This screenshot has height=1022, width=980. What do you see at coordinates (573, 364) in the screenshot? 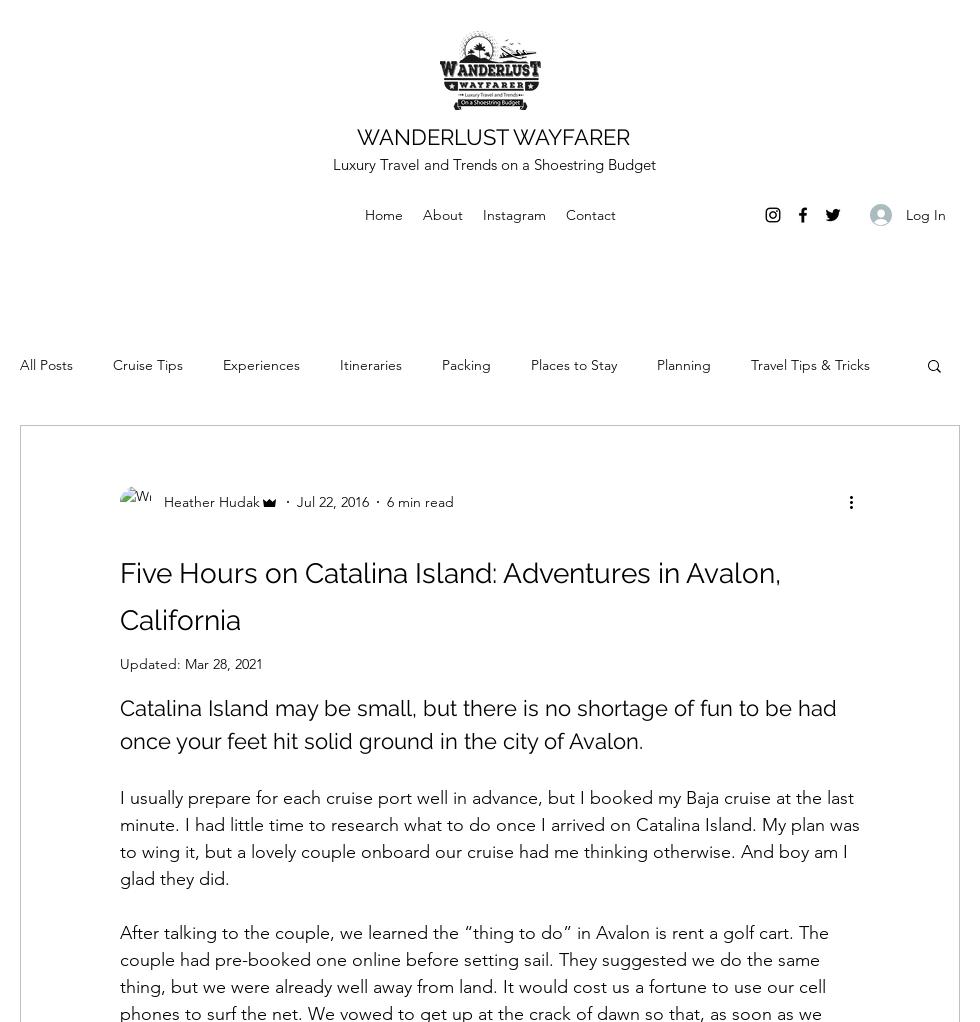
I see `'Places to Stay'` at bounding box center [573, 364].